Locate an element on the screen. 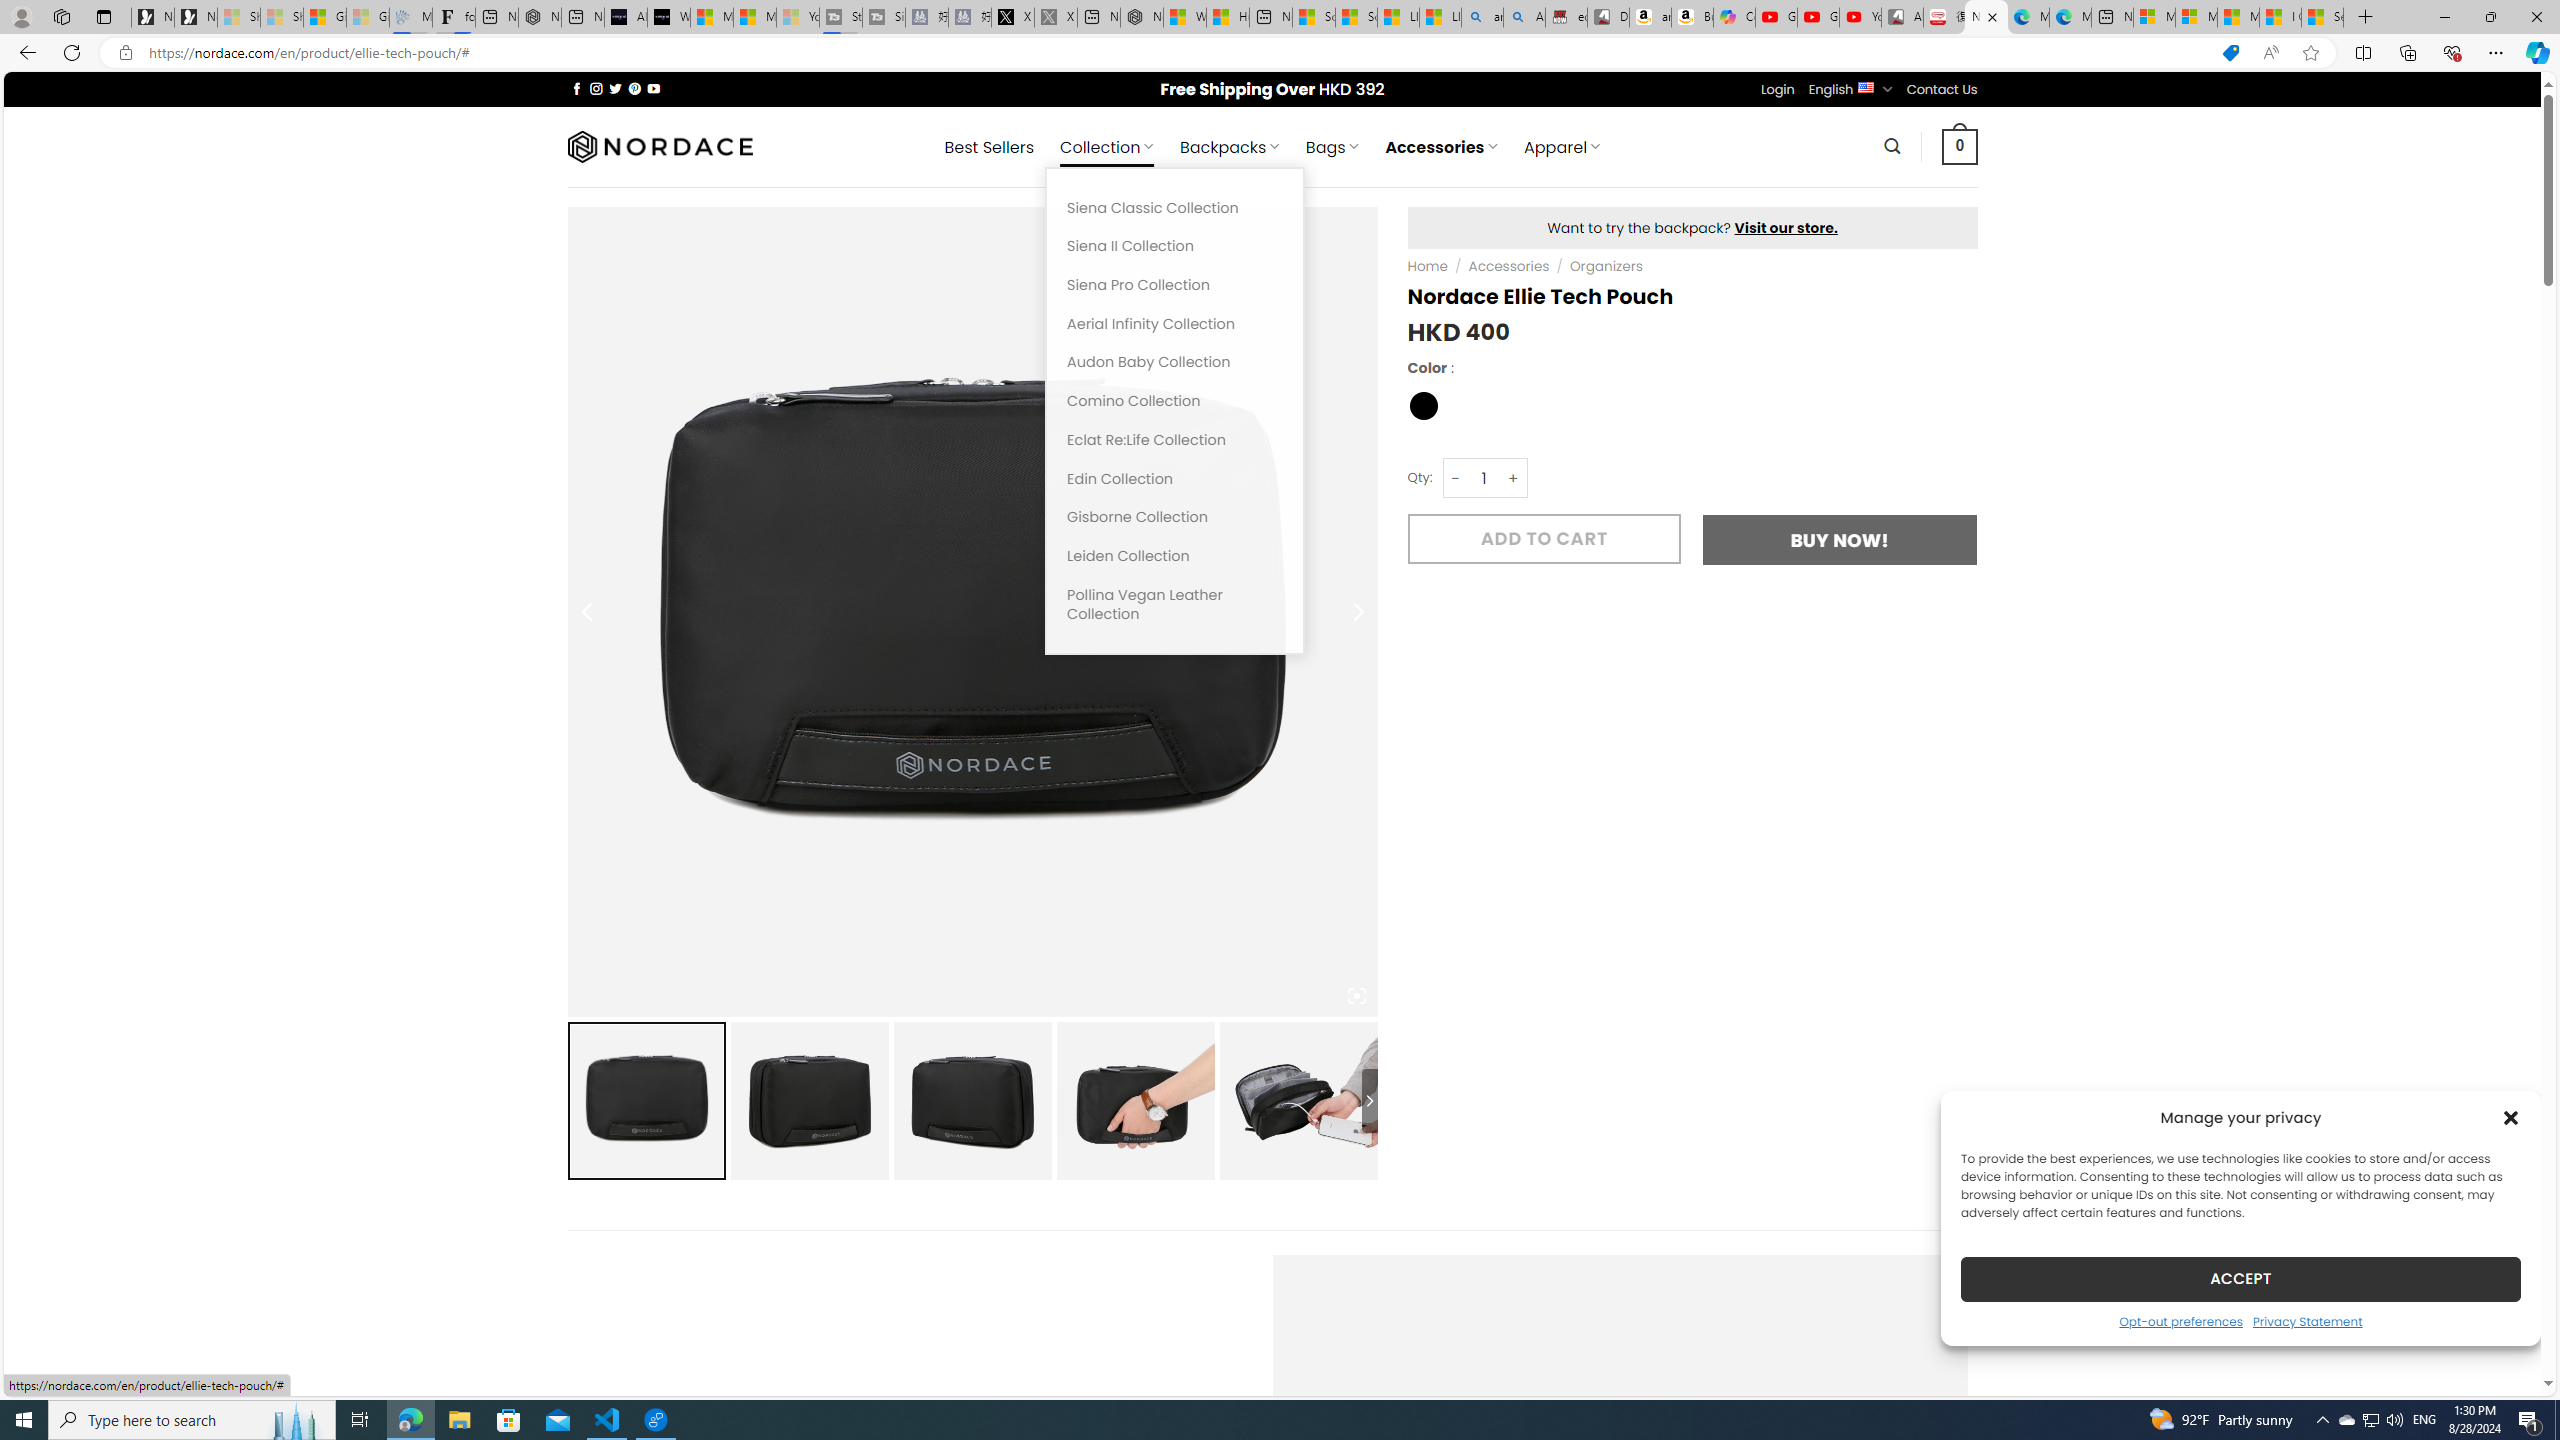 This screenshot has height=1440, width=2560. 'Nordace Ellie Tech Pouch quantity' is located at coordinates (1483, 478).